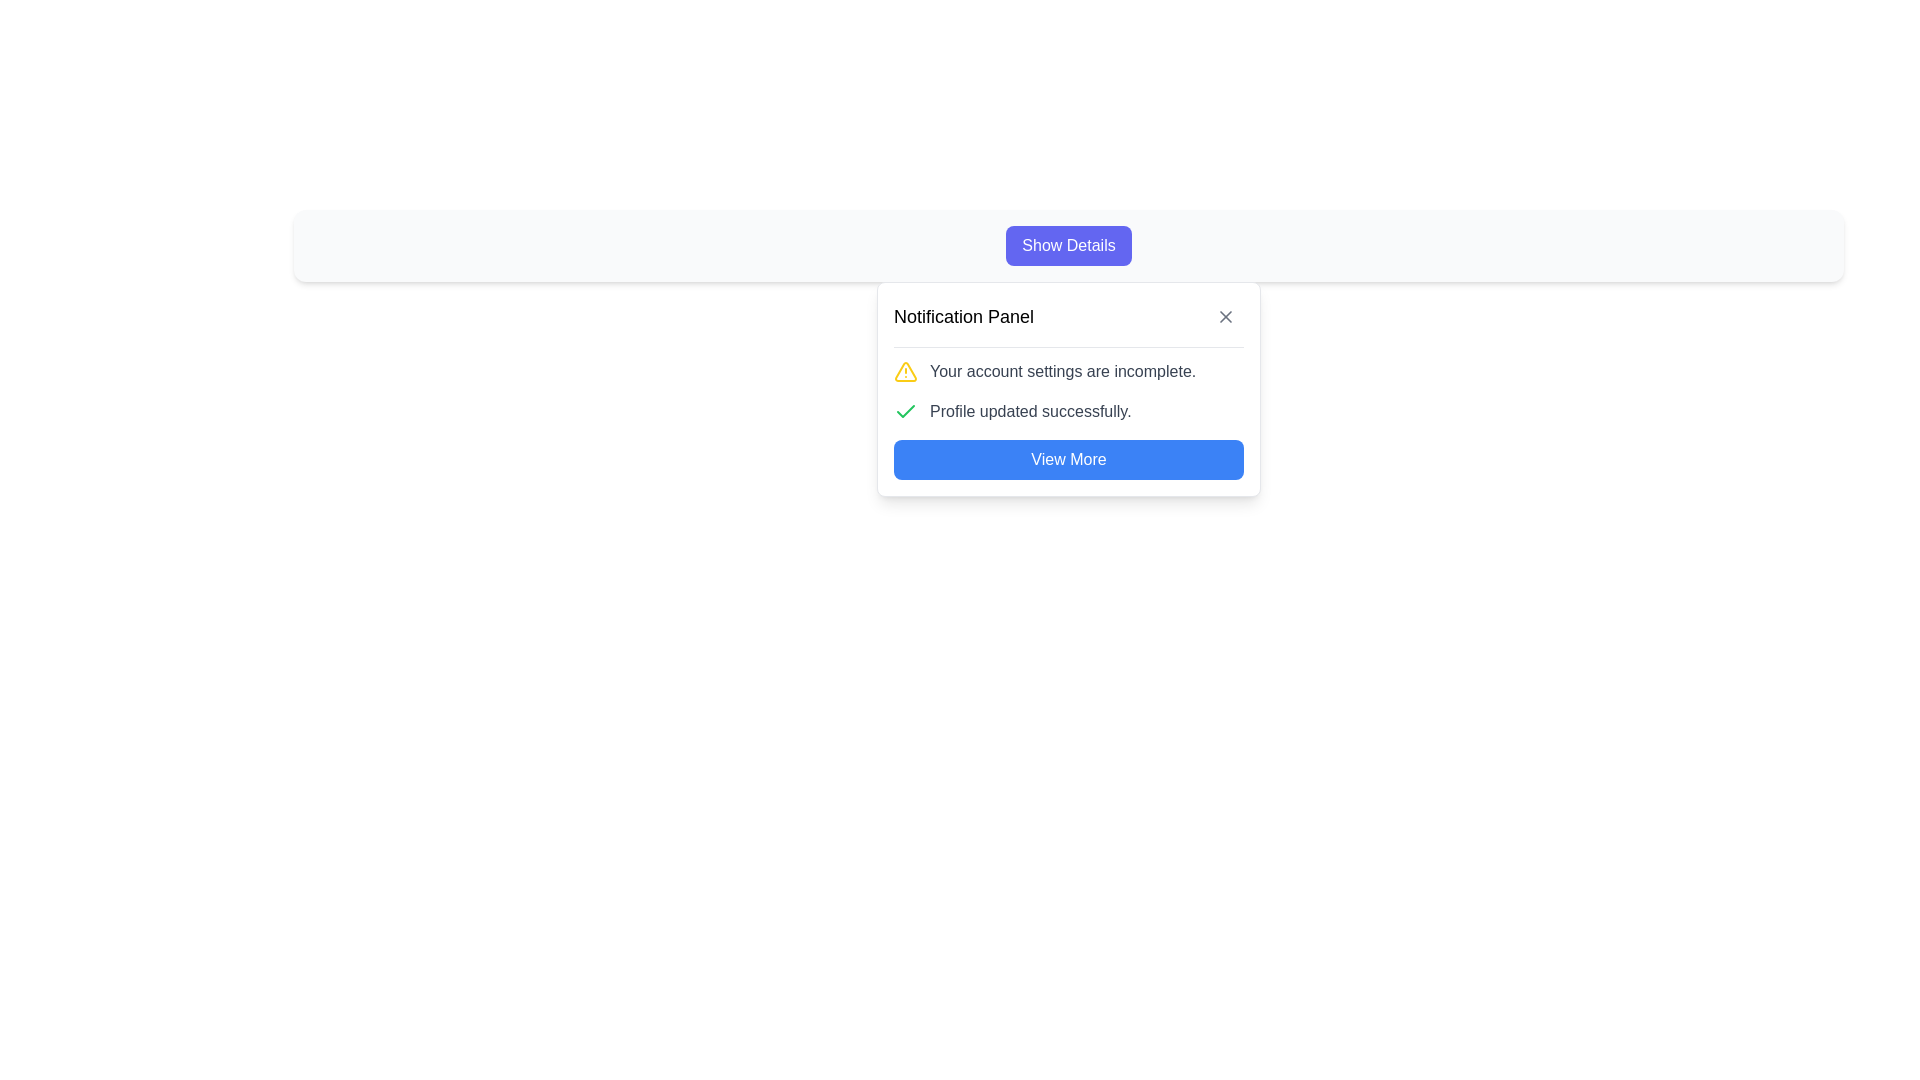  What do you see at coordinates (905, 411) in the screenshot?
I see `the confirmation icon indicating successful profile update, located to the left of the 'Profile updated successfully.' text in the notification panel` at bounding box center [905, 411].